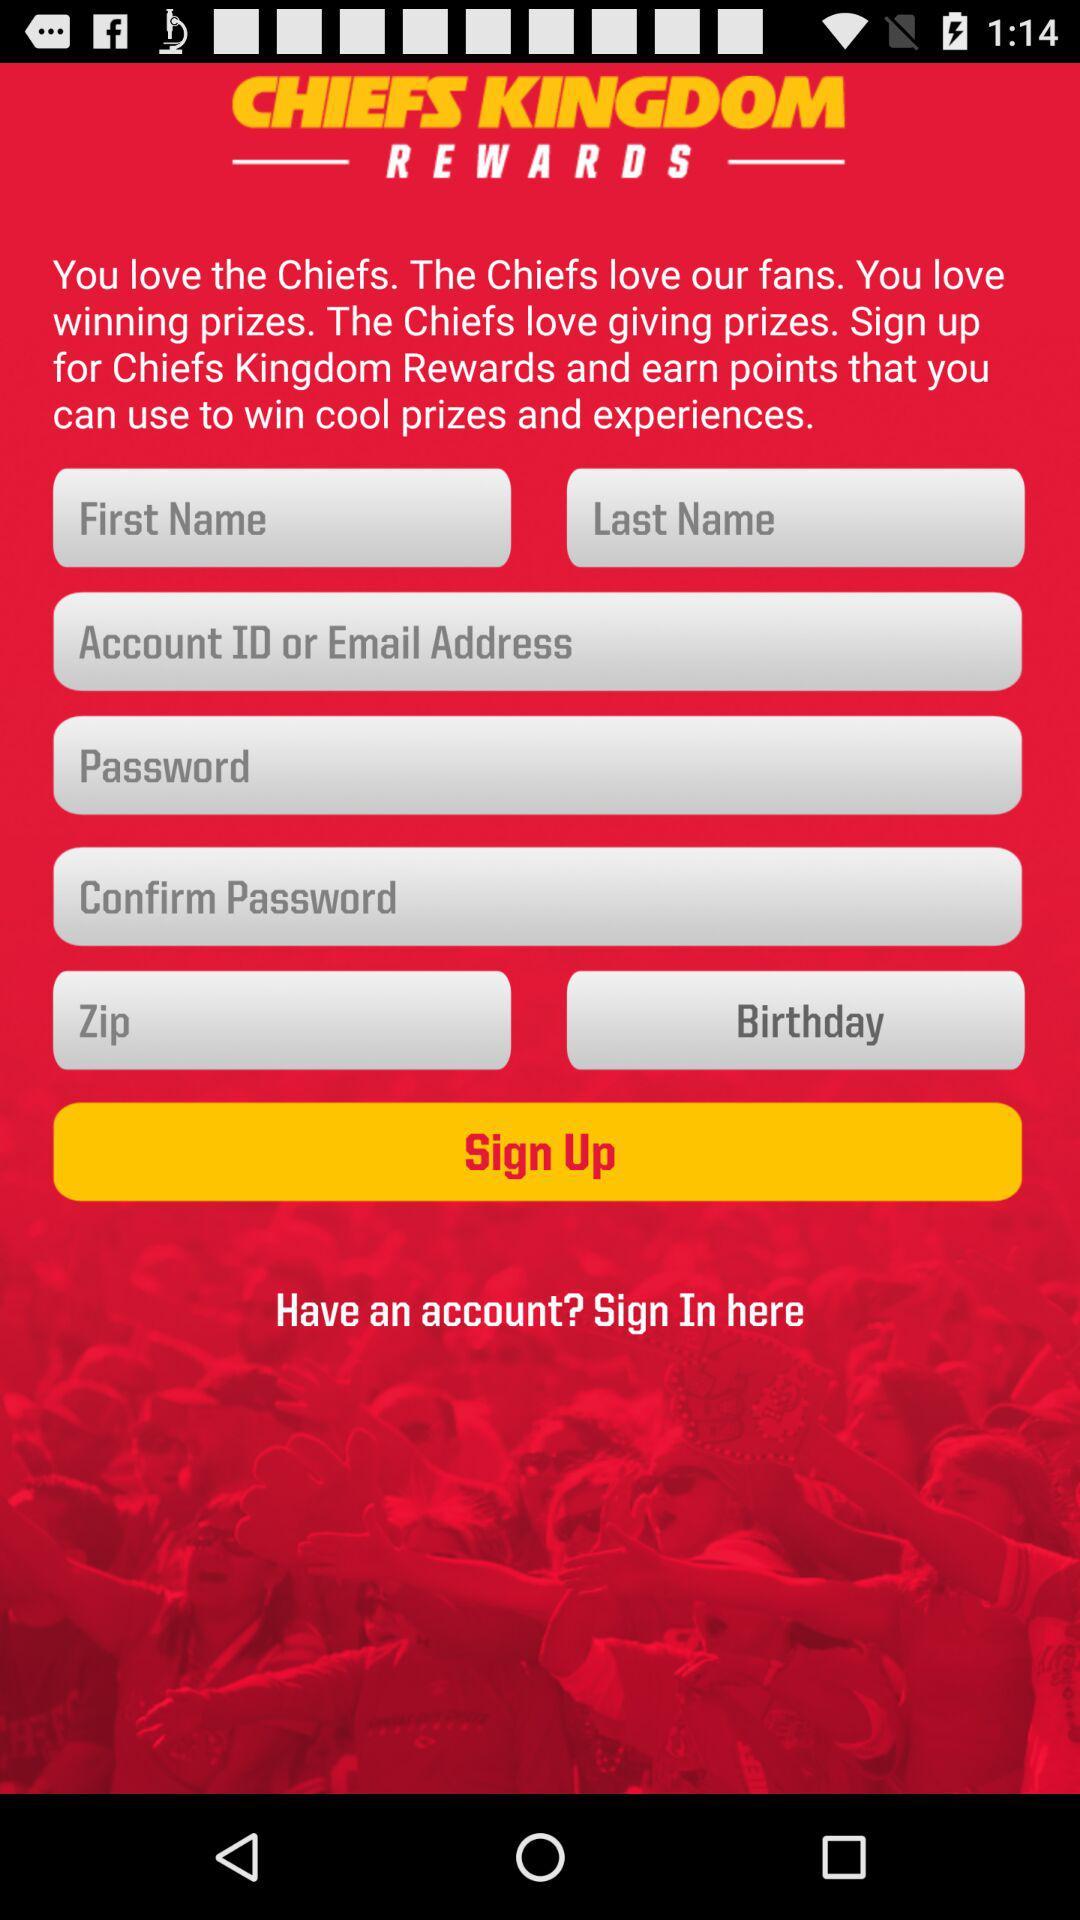  Describe the element at coordinates (795, 518) in the screenshot. I see `input the last name` at that location.